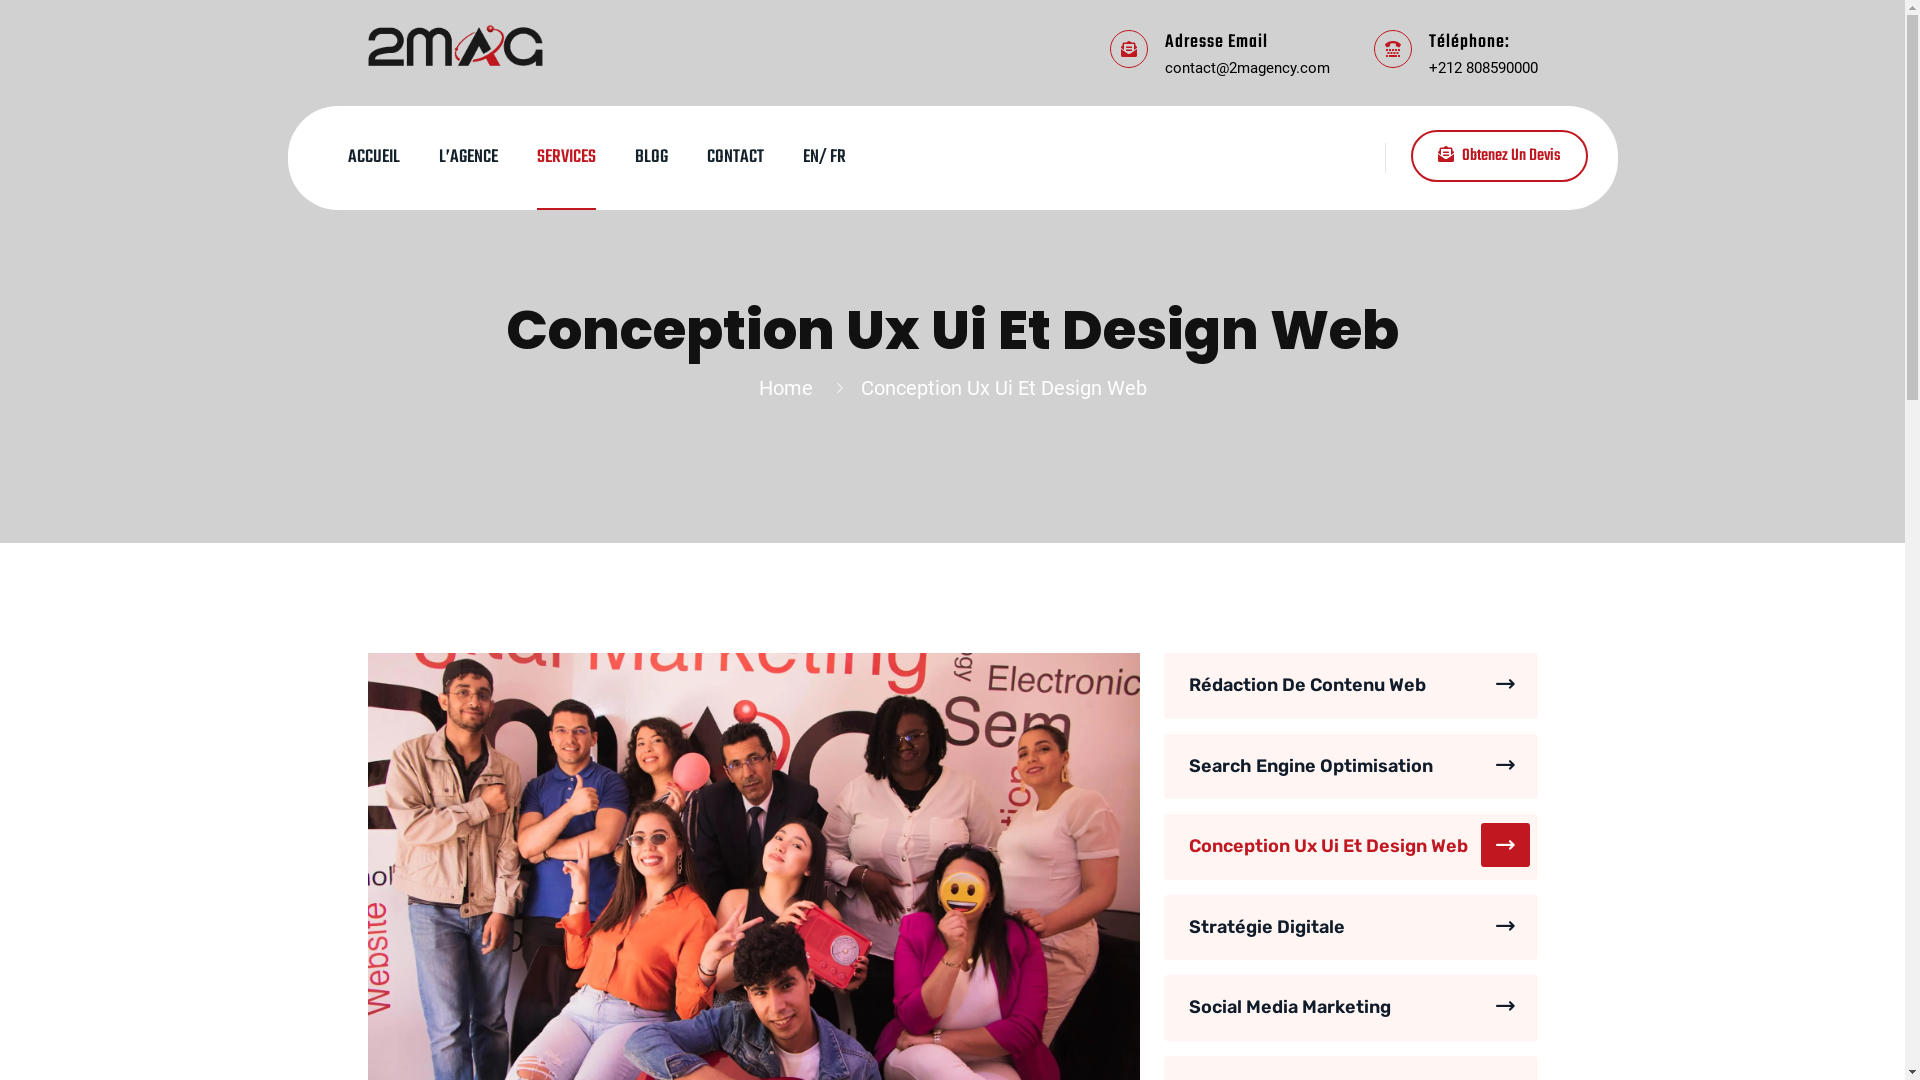 The height and width of the screenshot is (1080, 1920). I want to click on 'SERVICES', so click(564, 157).